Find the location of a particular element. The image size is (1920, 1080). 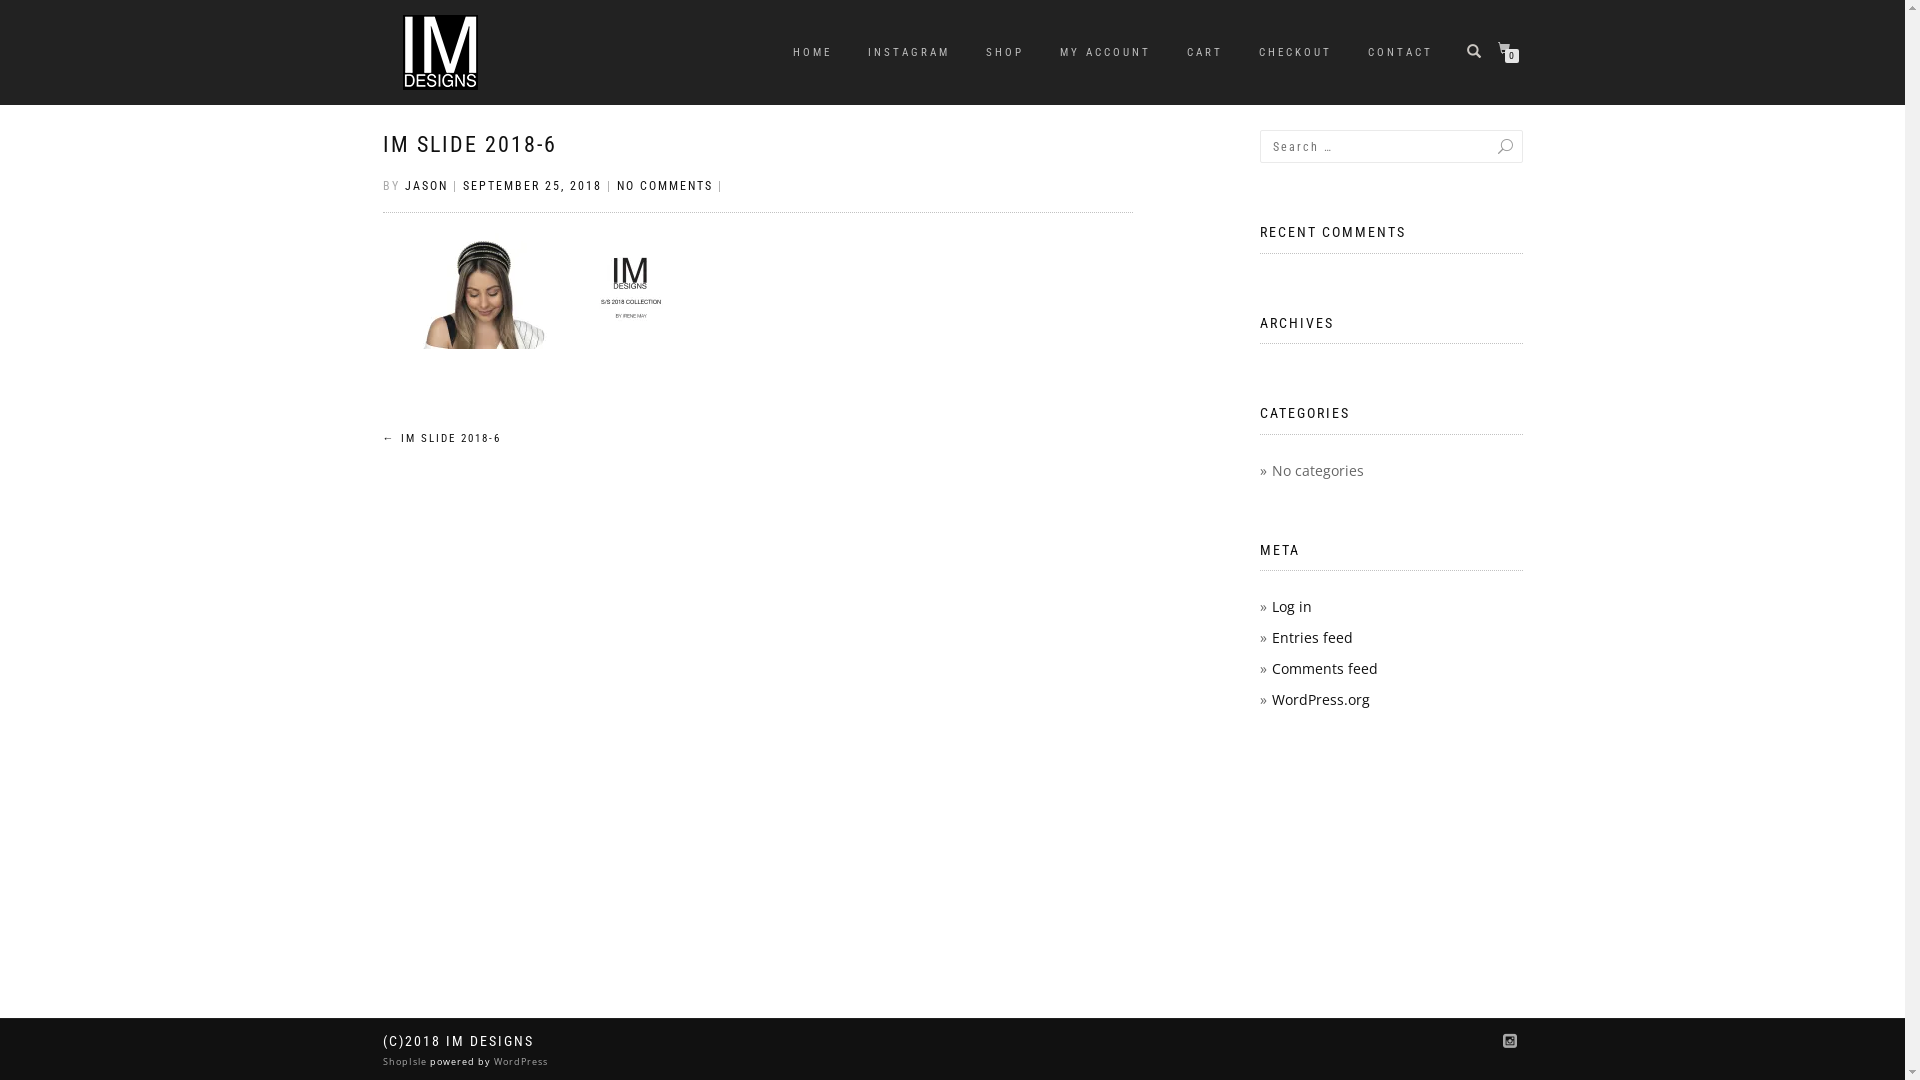

'CART' is located at coordinates (1203, 52).